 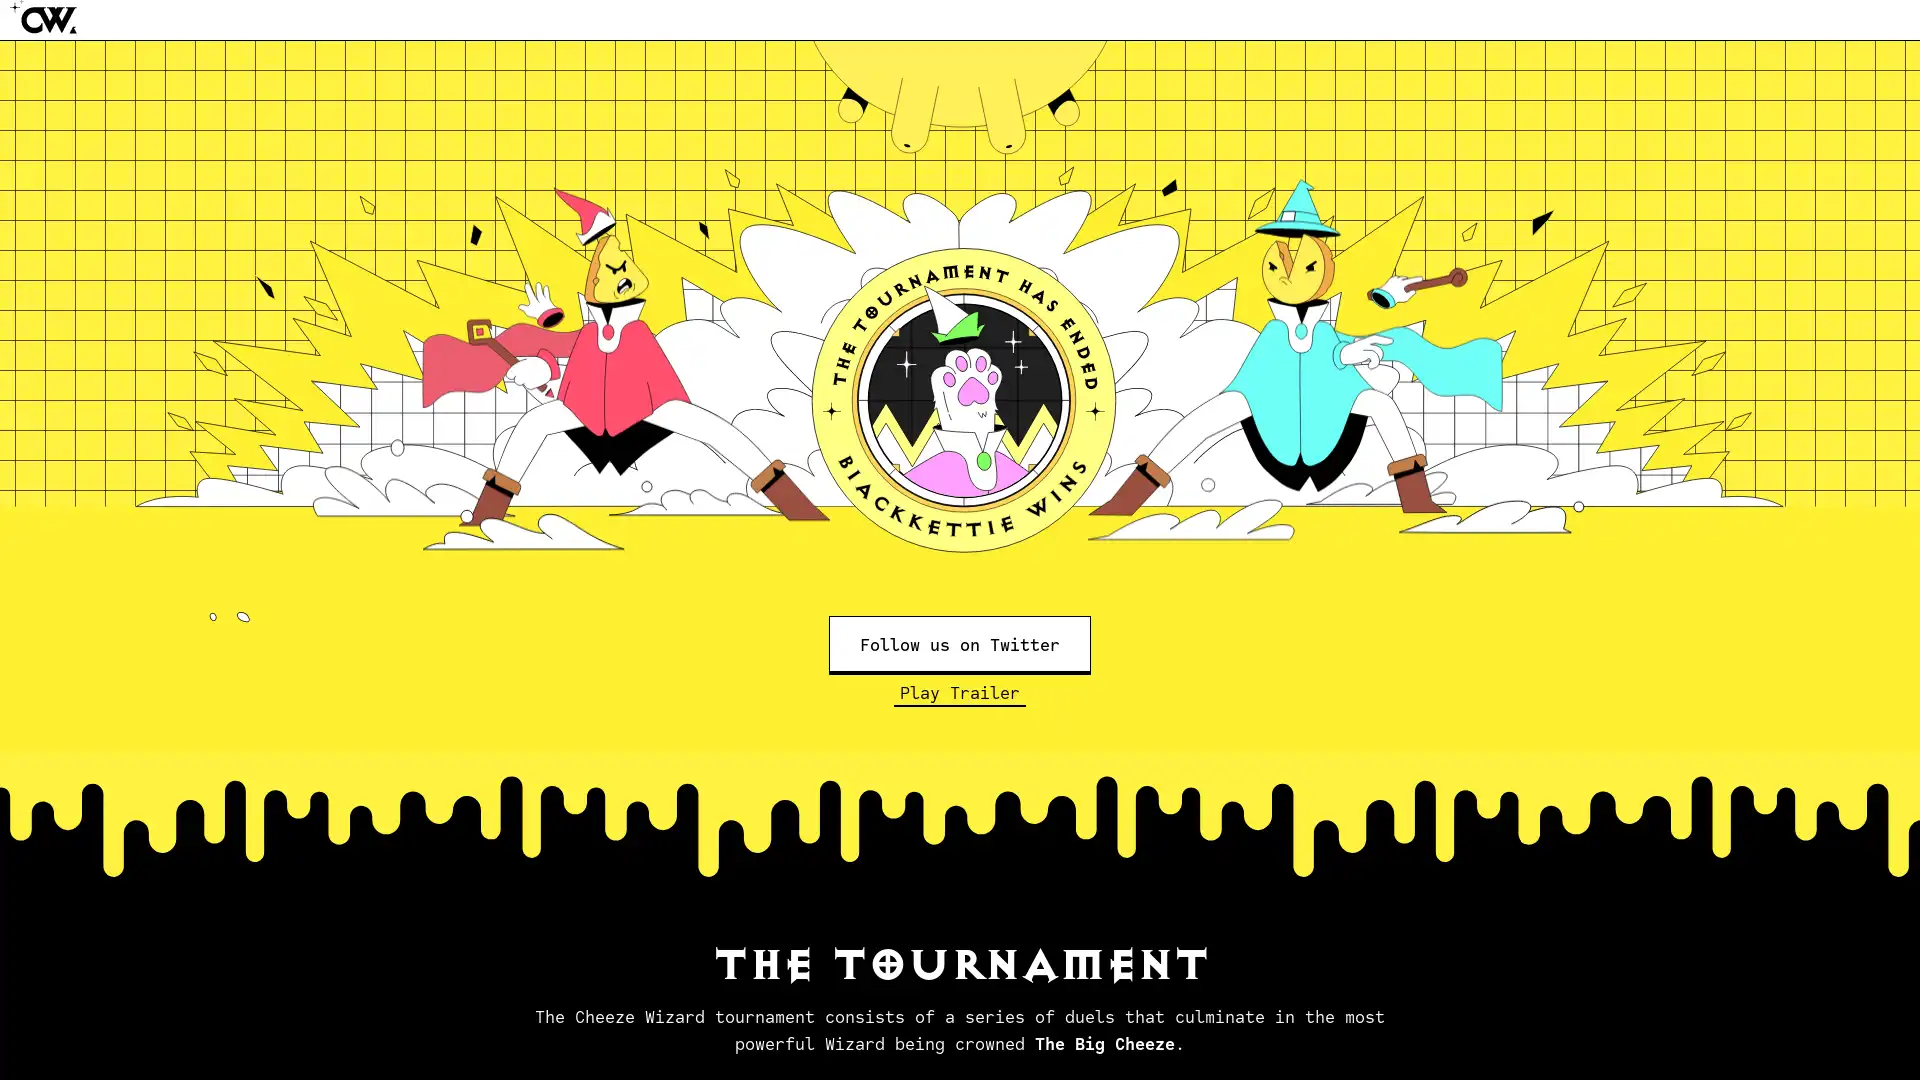 What do you see at coordinates (960, 693) in the screenshot?
I see `Play Trailer` at bounding box center [960, 693].